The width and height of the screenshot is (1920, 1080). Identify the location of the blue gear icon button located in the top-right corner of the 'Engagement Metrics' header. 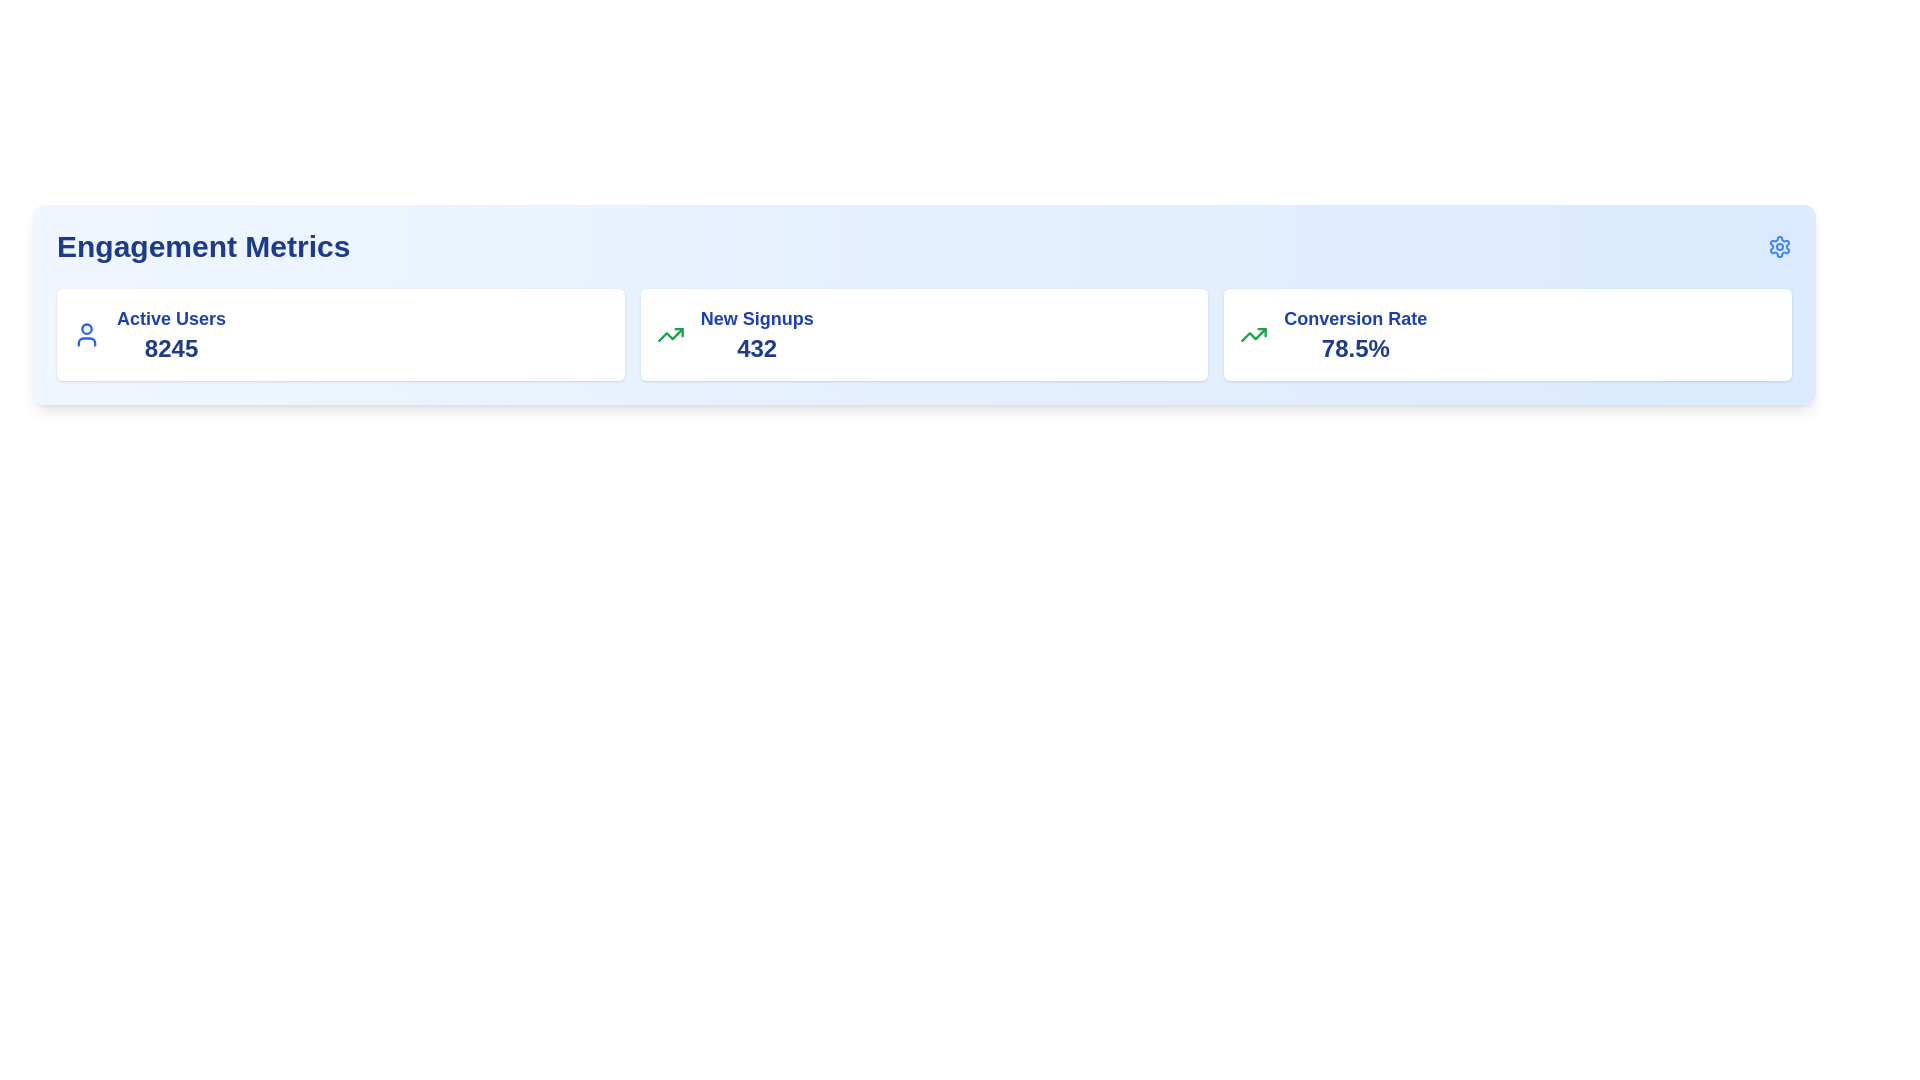
(1780, 245).